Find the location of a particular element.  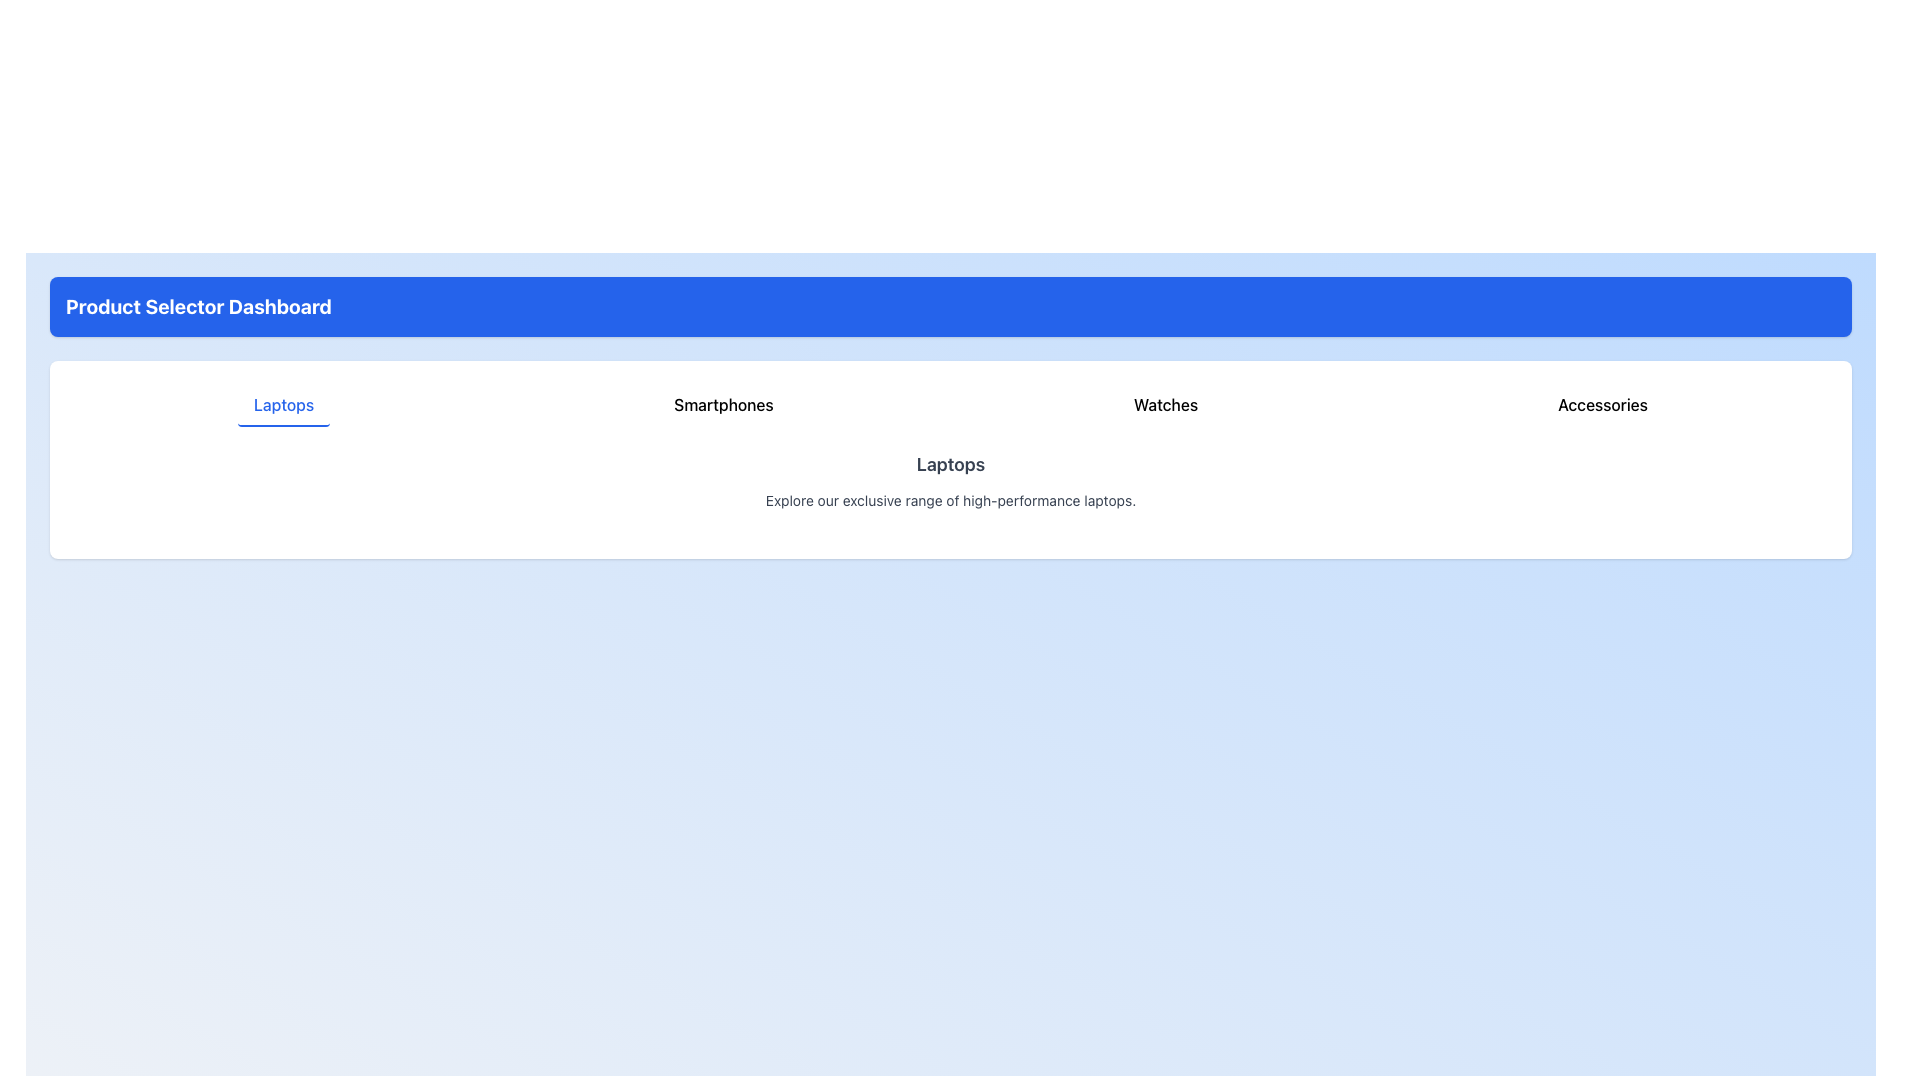

the 'Laptops' text label, which is styled in a large, bold font and serves as a section title at the top-middle region of the content area is located at coordinates (949, 465).